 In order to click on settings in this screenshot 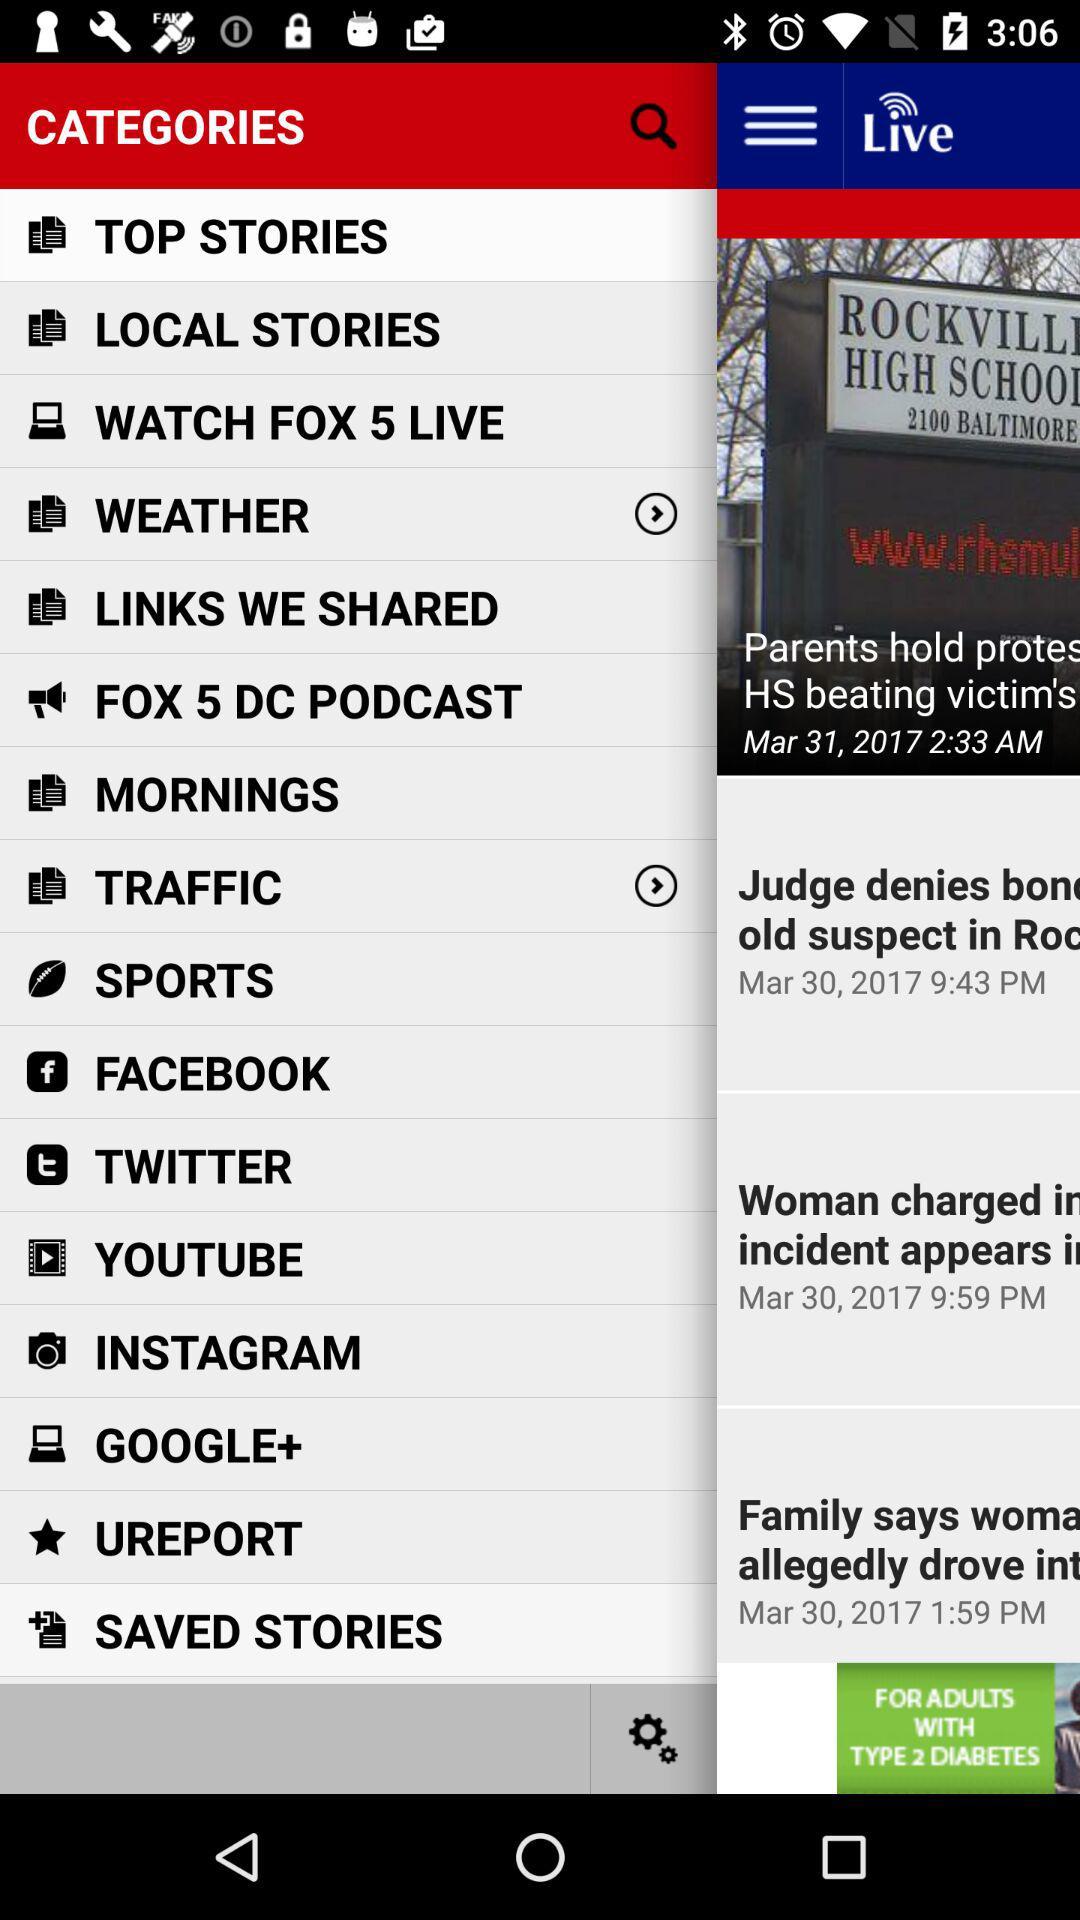, I will do `click(654, 1737)`.